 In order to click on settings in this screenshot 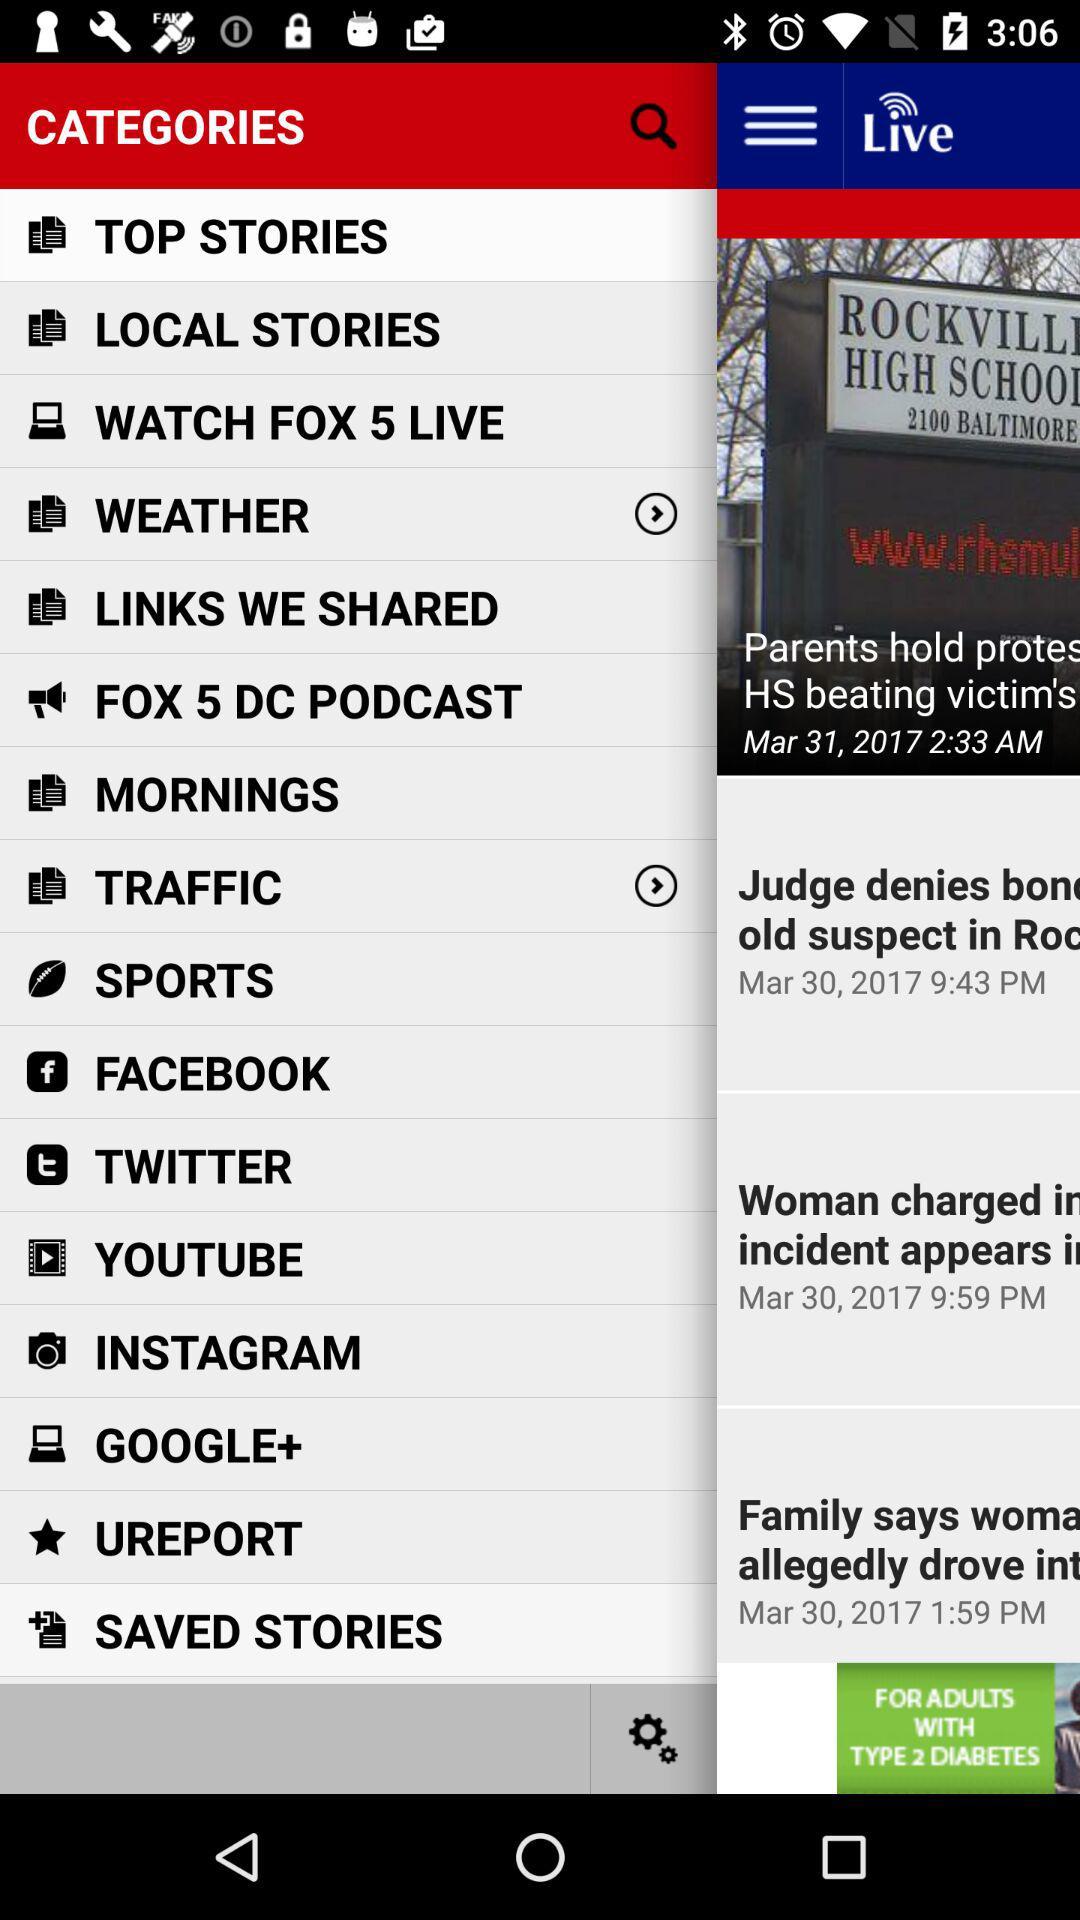, I will do `click(654, 1737)`.